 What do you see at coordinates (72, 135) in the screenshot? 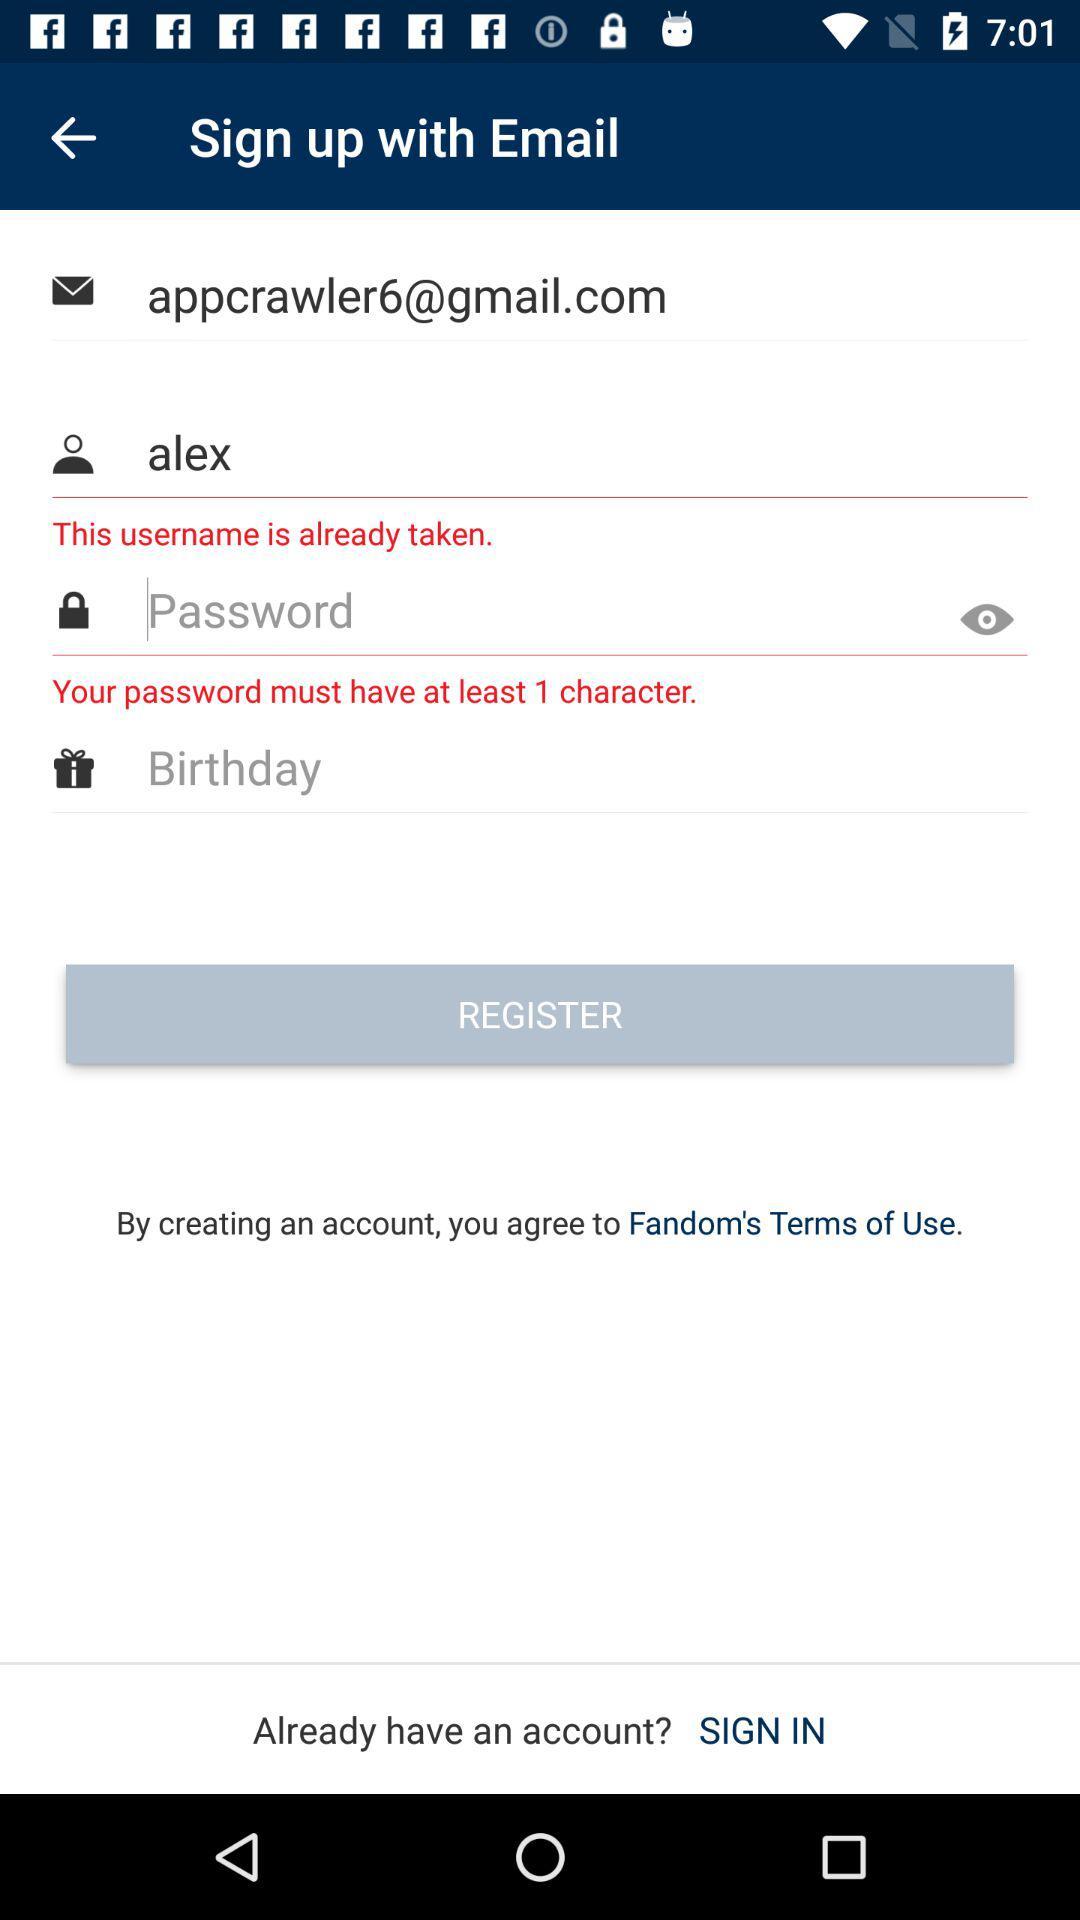
I see `icon next to sign up with item` at bounding box center [72, 135].